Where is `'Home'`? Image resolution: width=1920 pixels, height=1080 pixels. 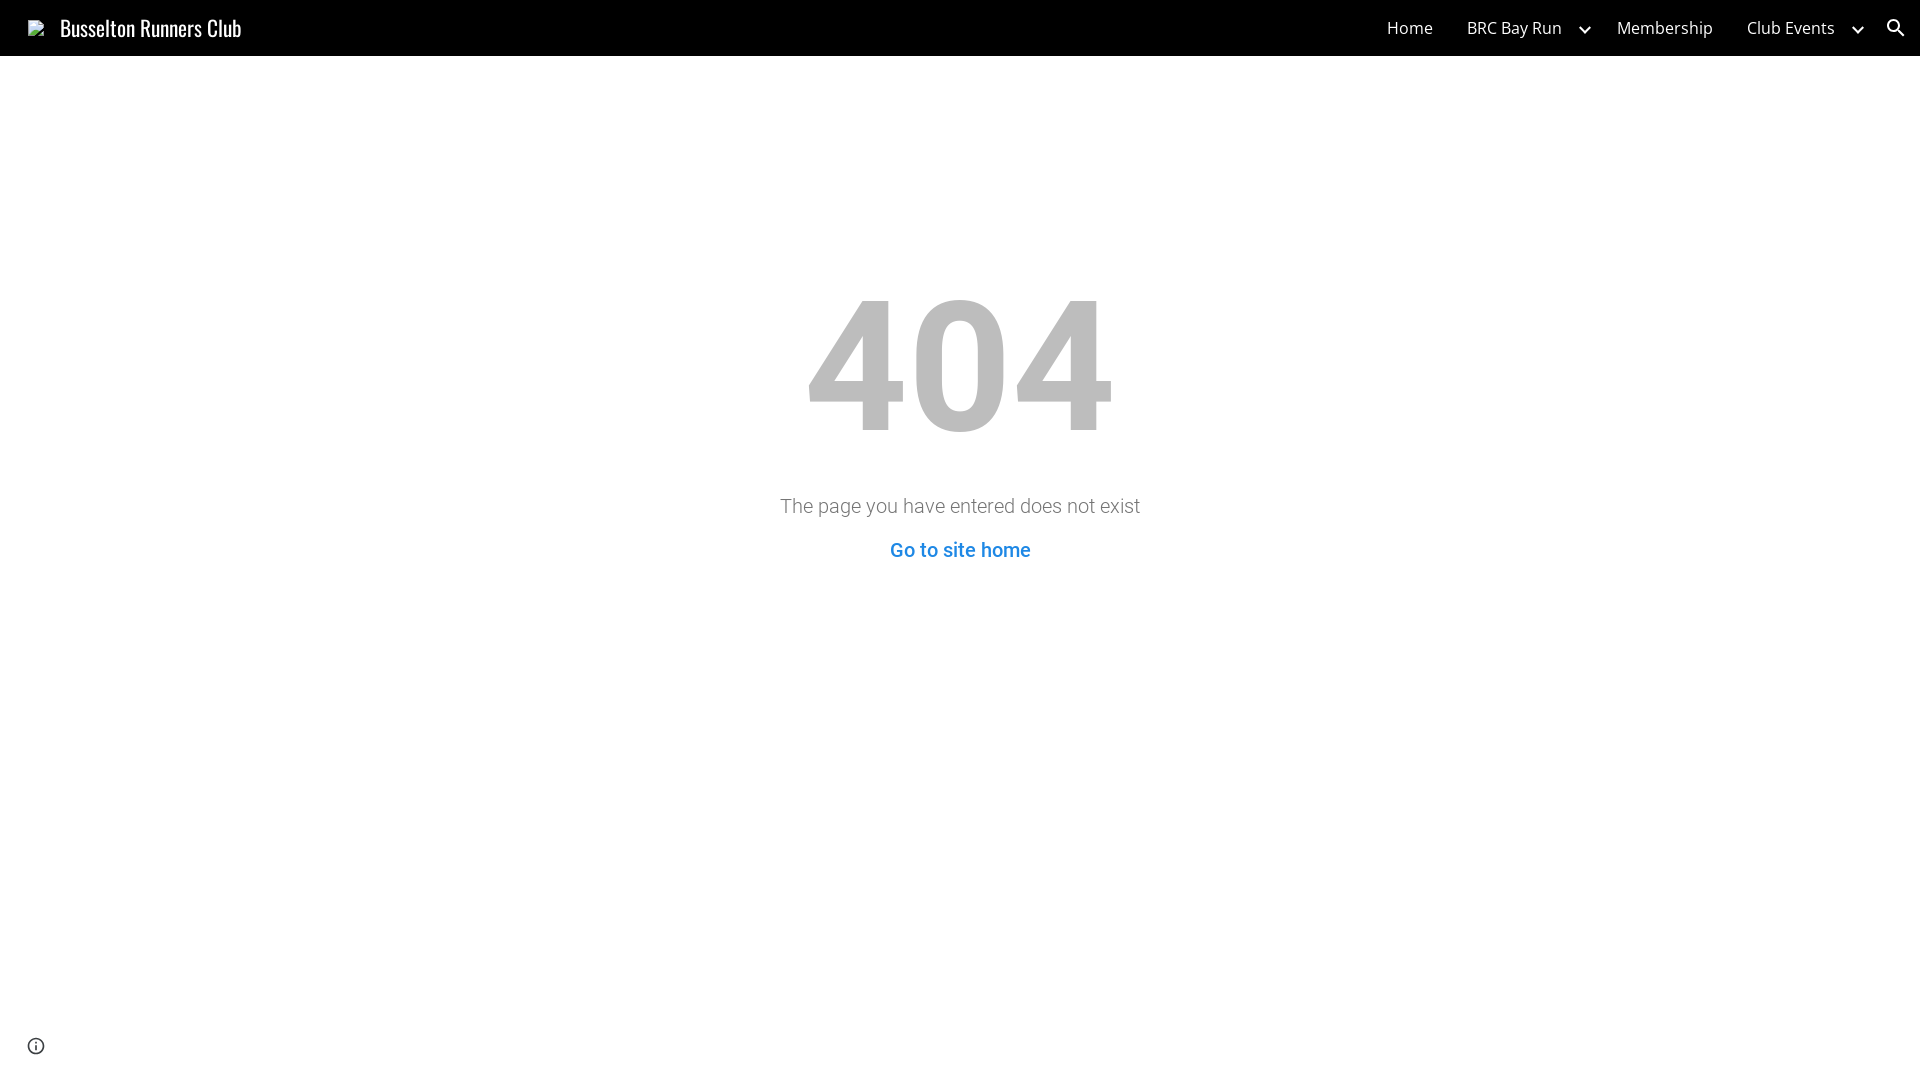
'Home' is located at coordinates (1409, 27).